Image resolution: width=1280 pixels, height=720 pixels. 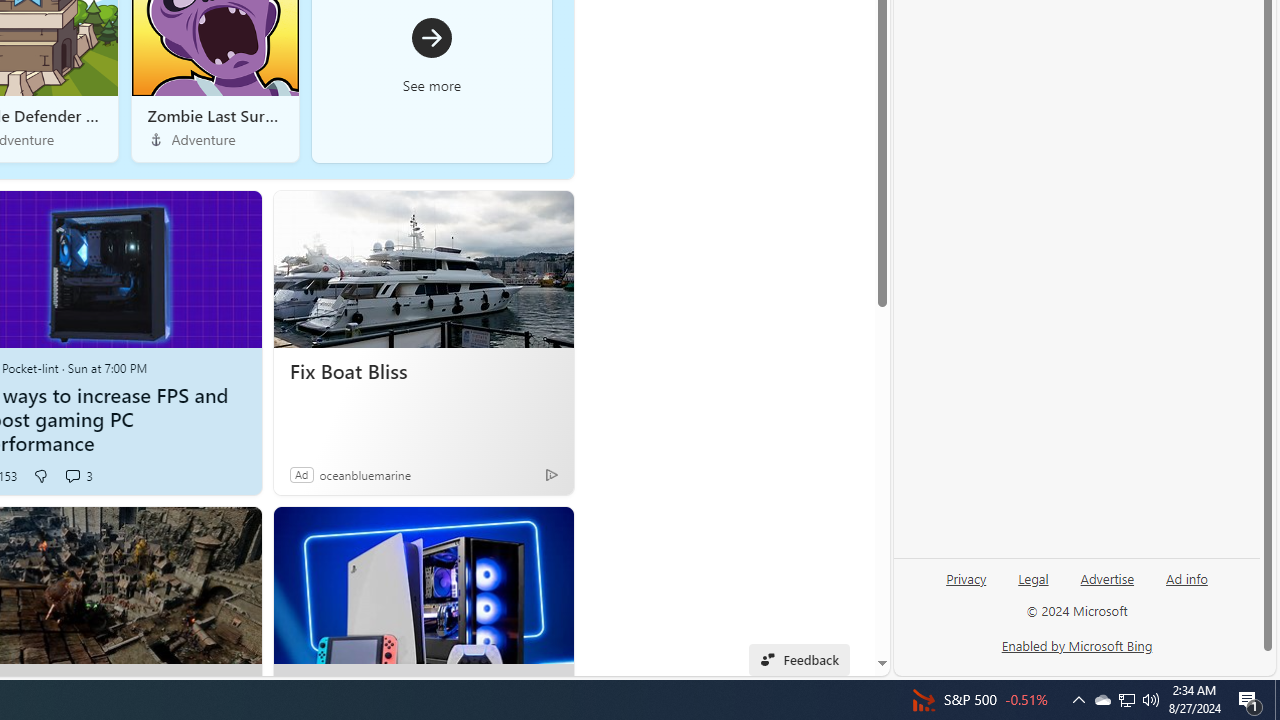 What do you see at coordinates (1187, 577) in the screenshot?
I see `'Ad info'` at bounding box center [1187, 577].